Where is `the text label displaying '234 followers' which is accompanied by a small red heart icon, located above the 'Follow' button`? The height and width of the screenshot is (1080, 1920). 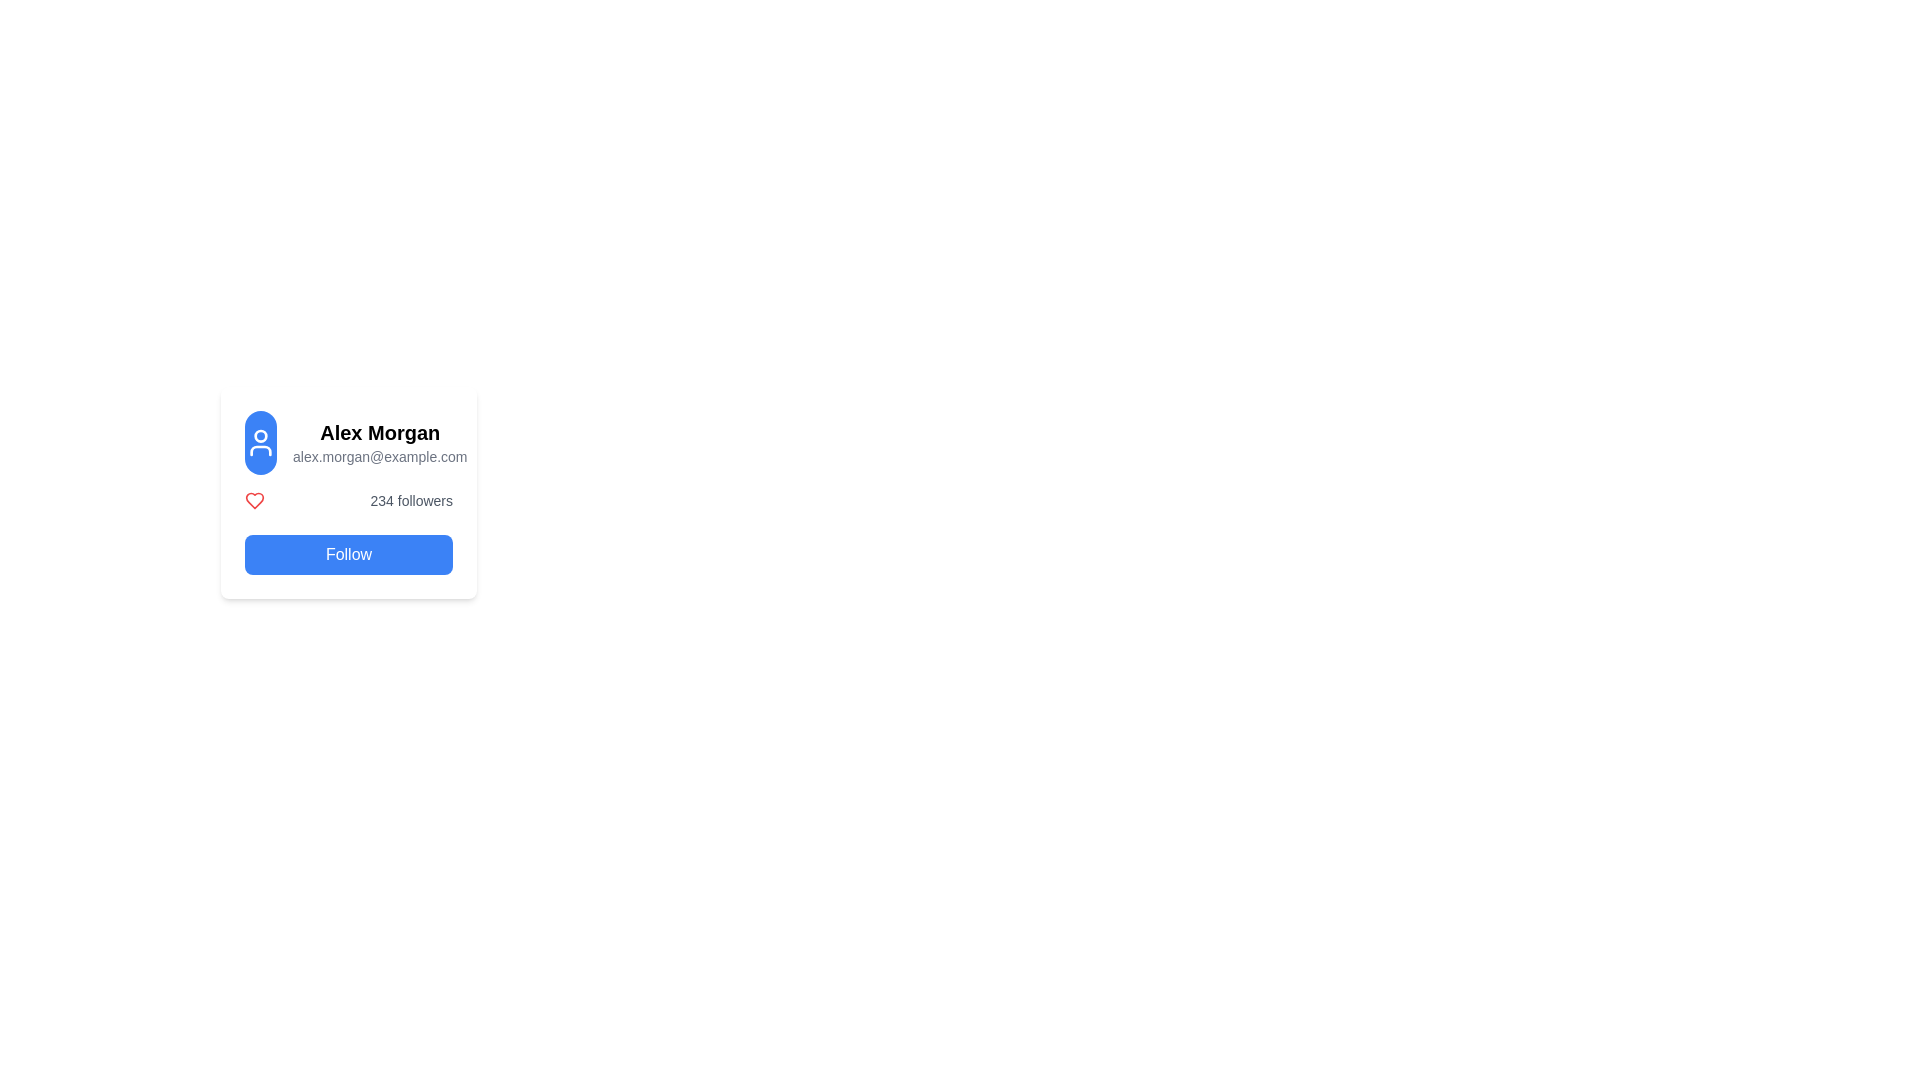
the text label displaying '234 followers' which is accompanied by a small red heart icon, located above the 'Follow' button is located at coordinates (349, 500).